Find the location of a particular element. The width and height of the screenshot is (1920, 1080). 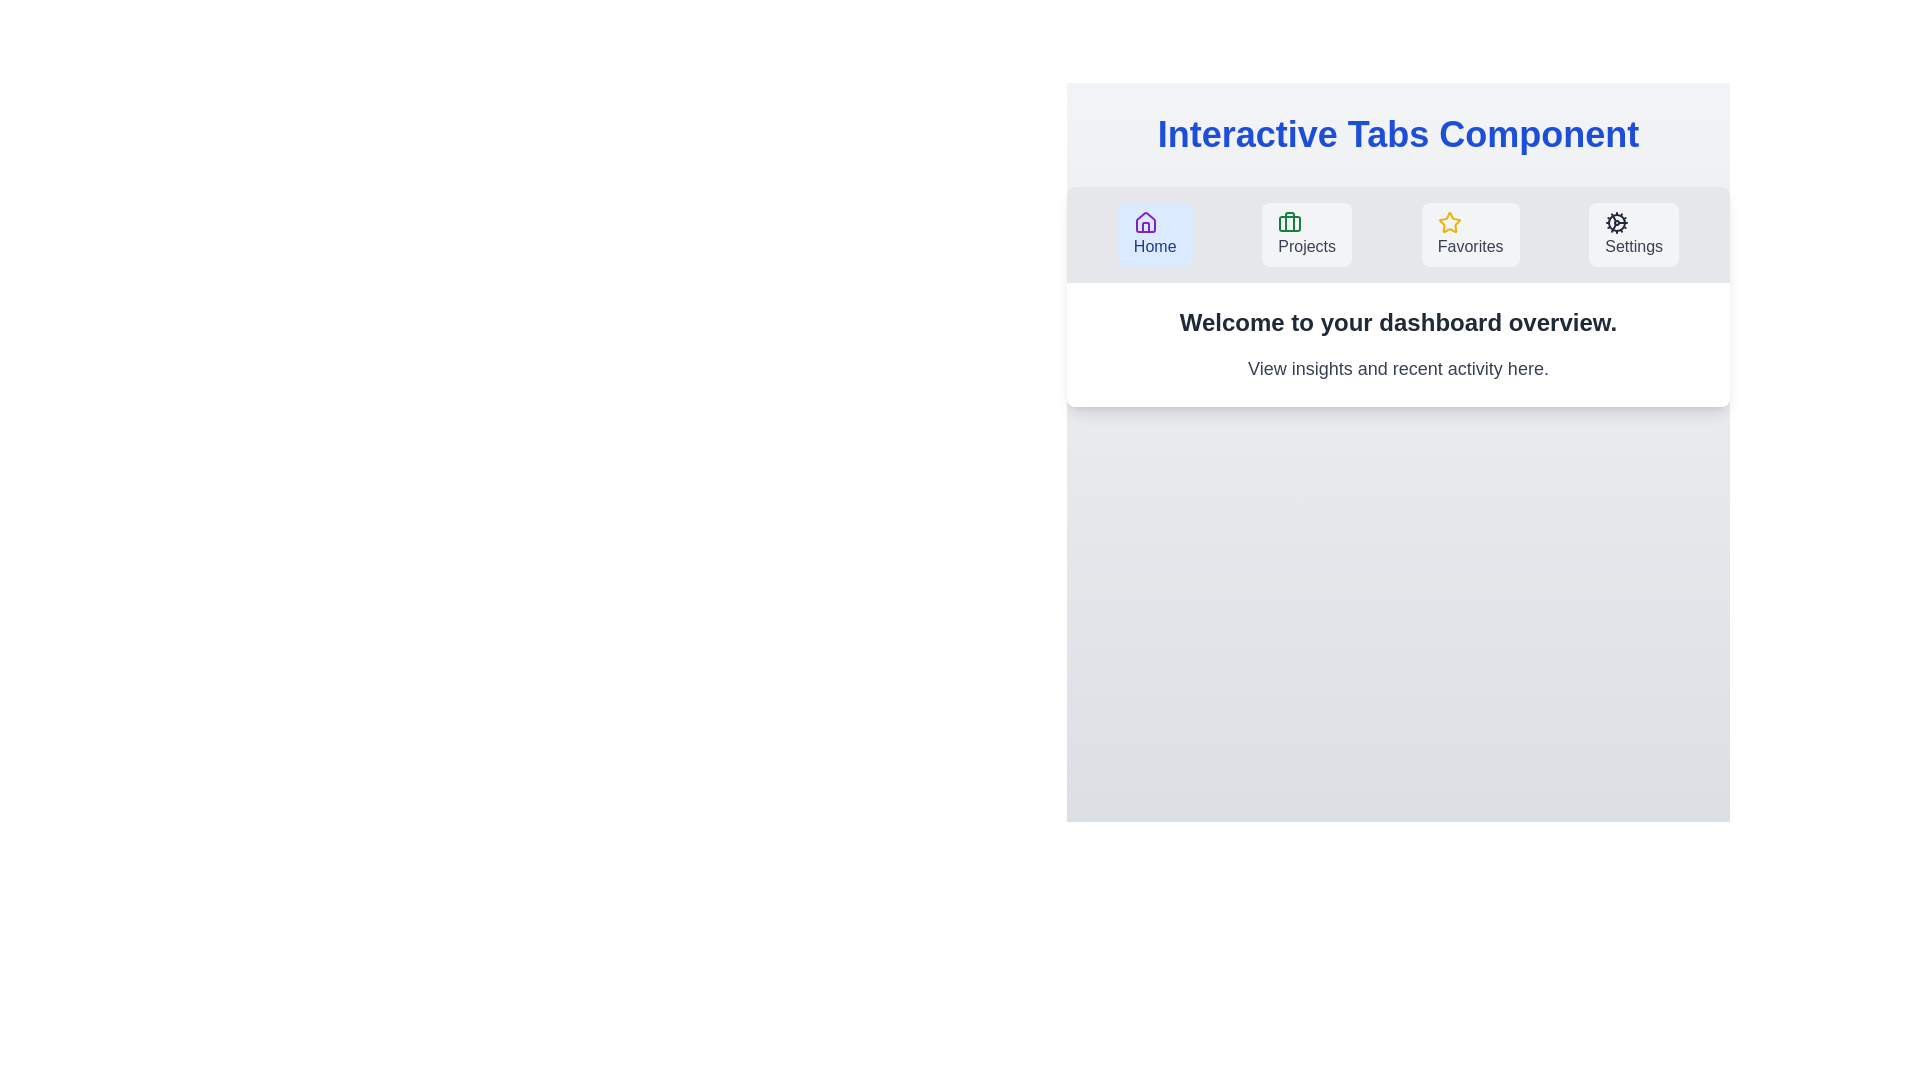

the Settings tab by clicking on its button is located at coordinates (1633, 234).